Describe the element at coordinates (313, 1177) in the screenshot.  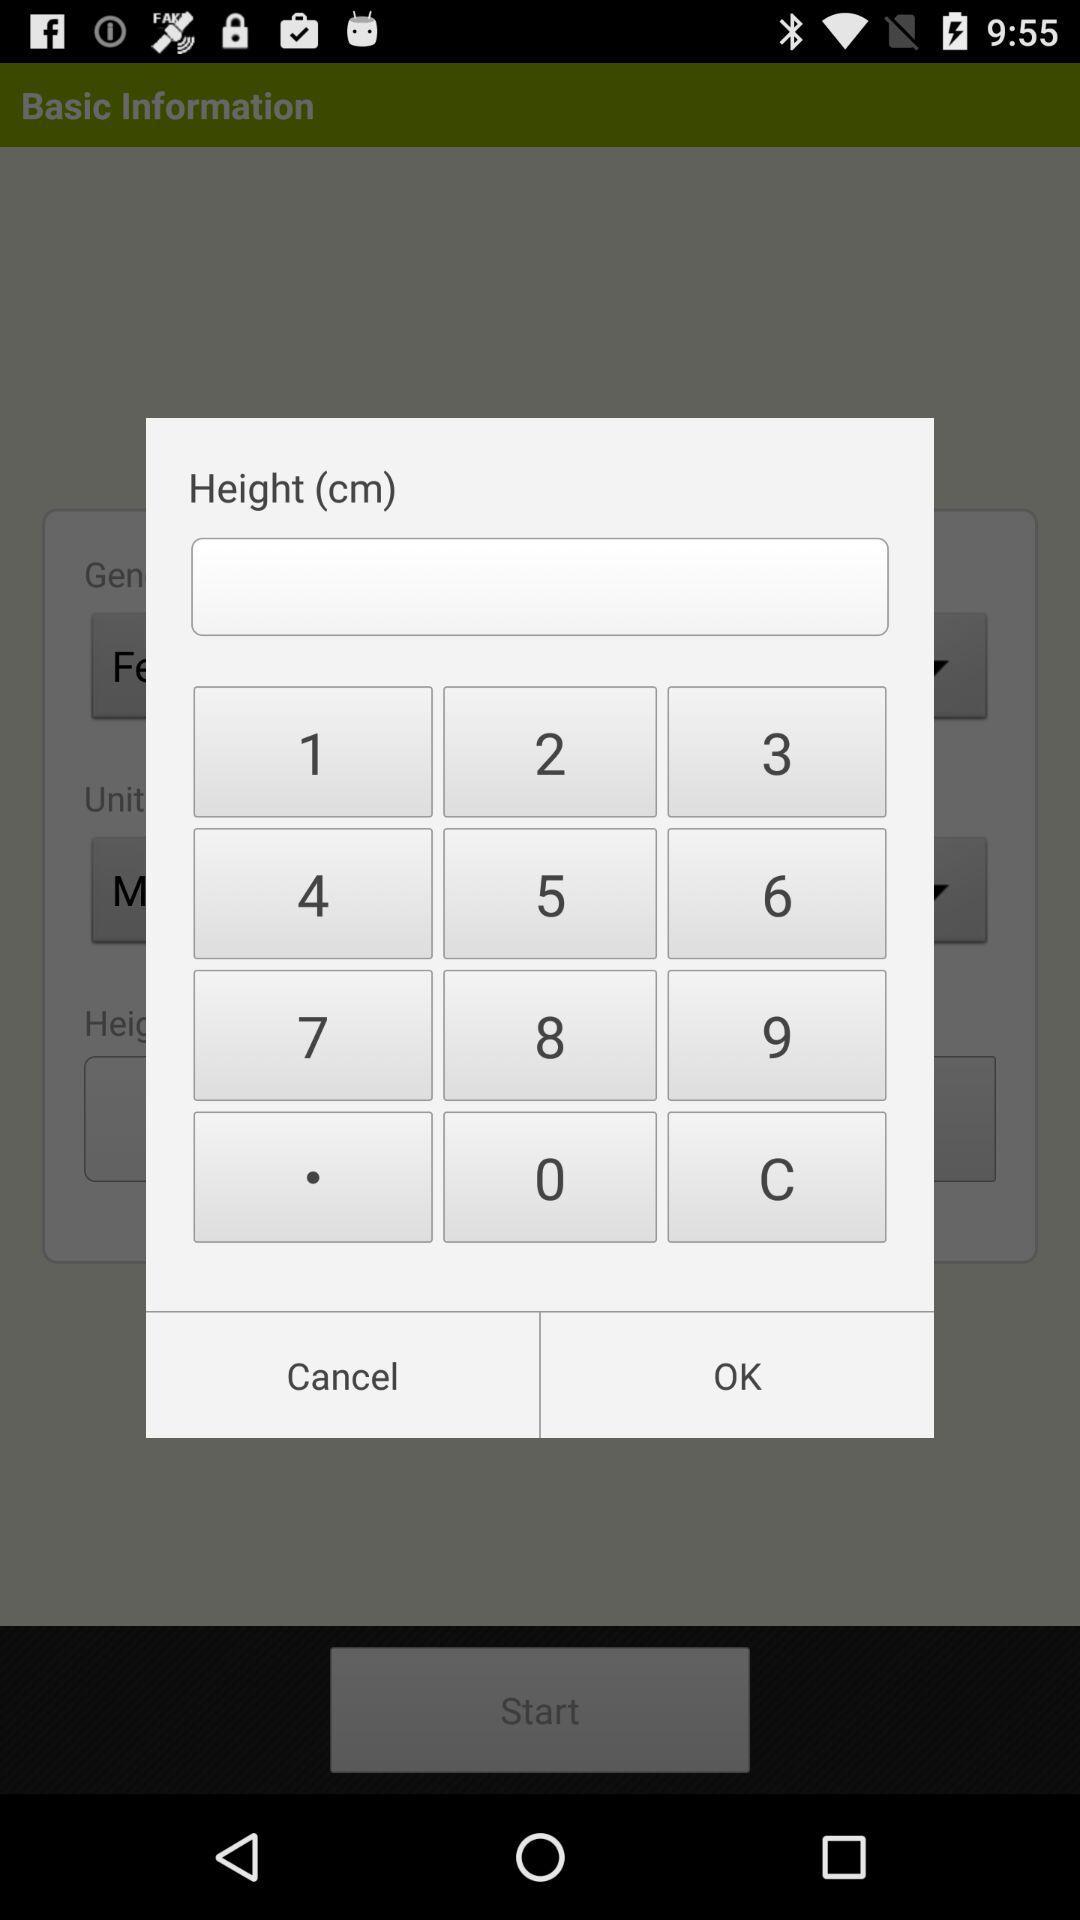
I see `item below the 7 item` at that location.